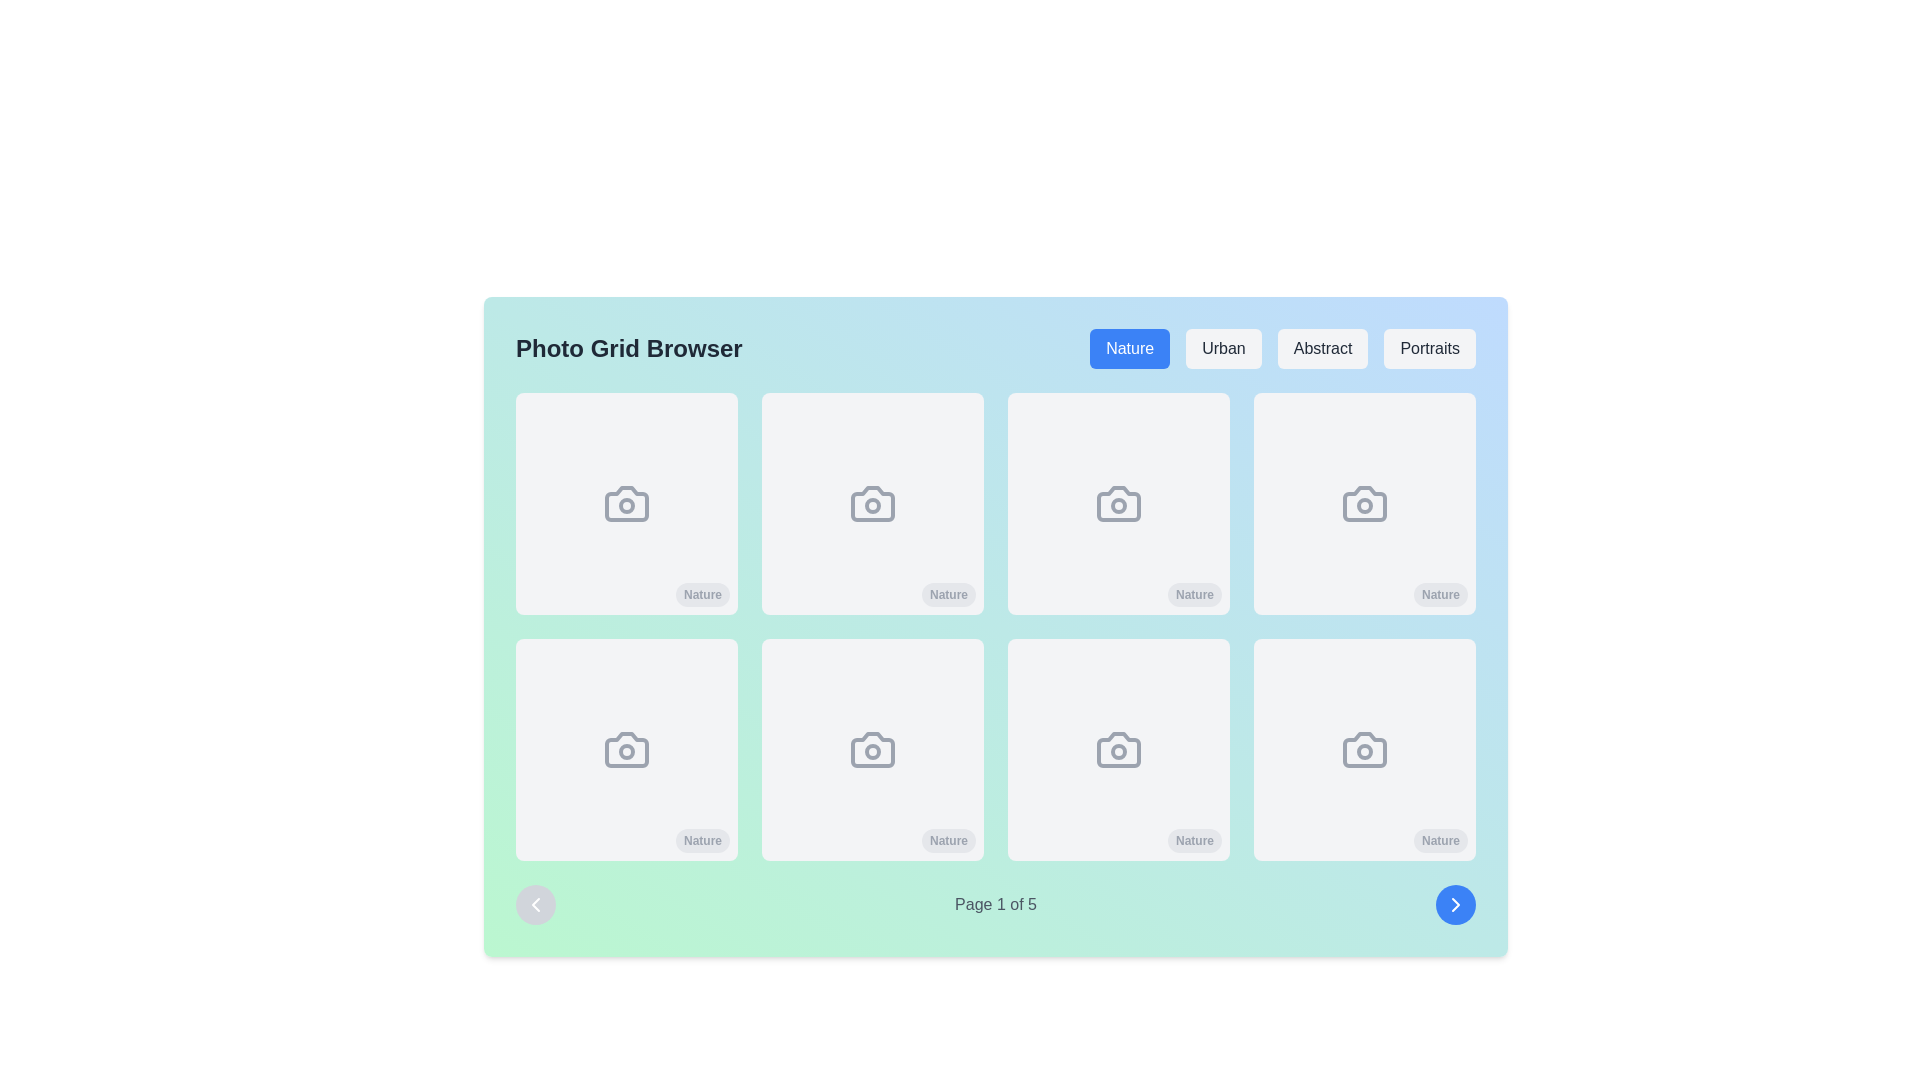  What do you see at coordinates (1363, 503) in the screenshot?
I see `the 'Nature' Card element, which is the fourth card in the first row of a grid layout, positioned at the top-right area of the grid` at bounding box center [1363, 503].